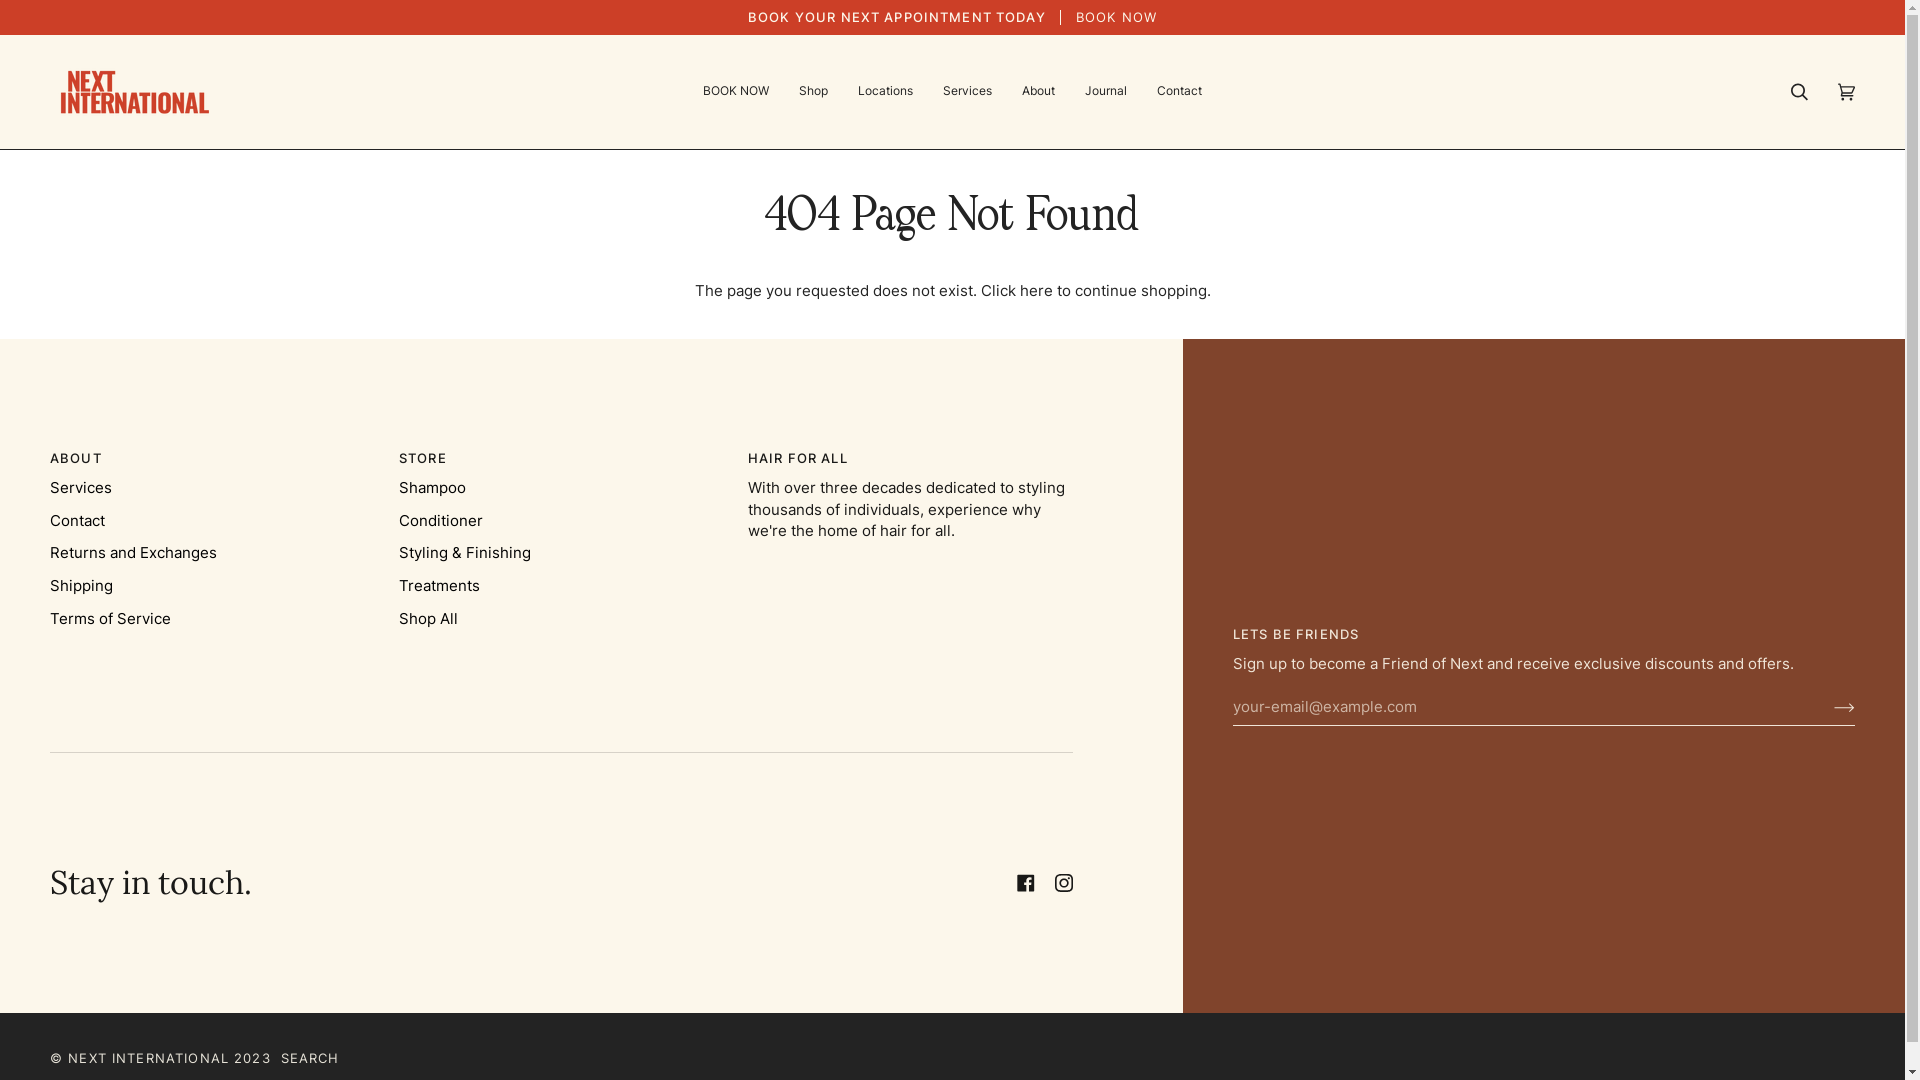  I want to click on 'Conditioner', so click(440, 519).